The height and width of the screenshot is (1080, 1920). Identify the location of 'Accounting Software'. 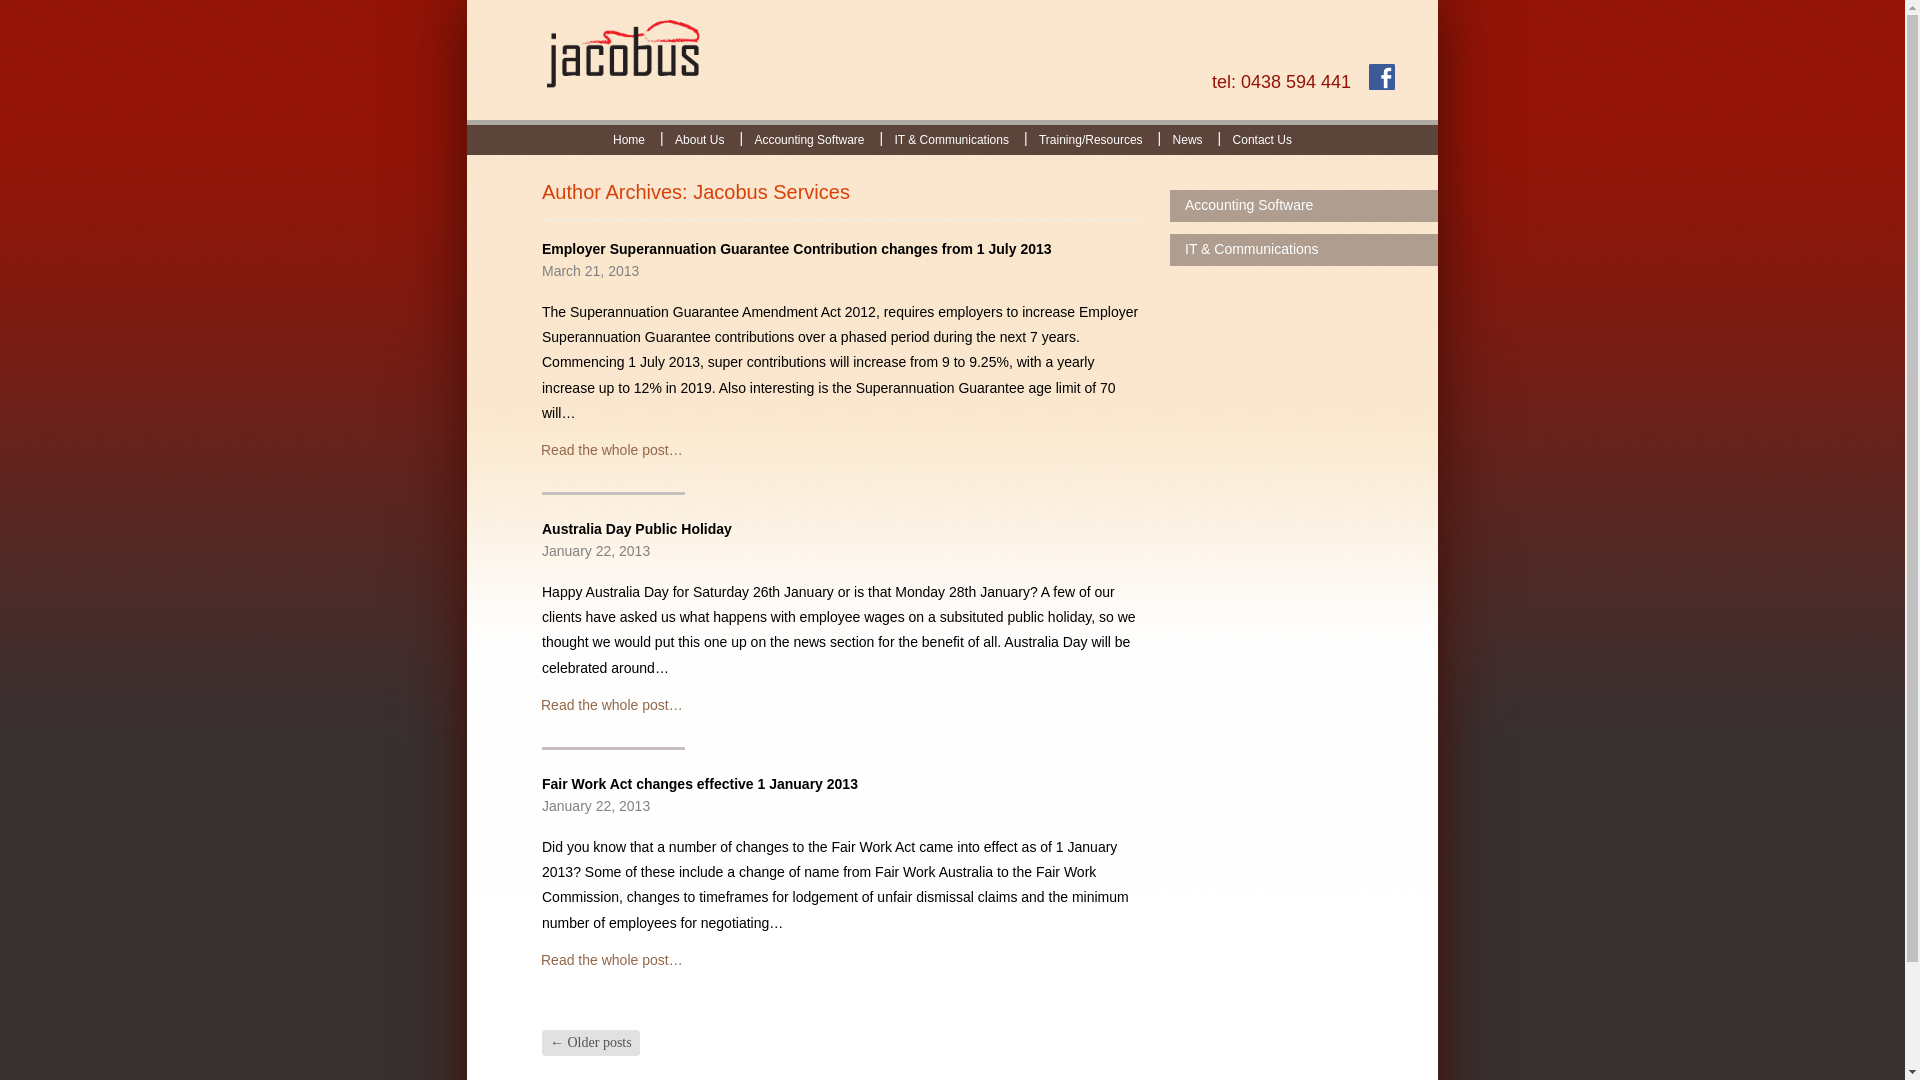
(1304, 205).